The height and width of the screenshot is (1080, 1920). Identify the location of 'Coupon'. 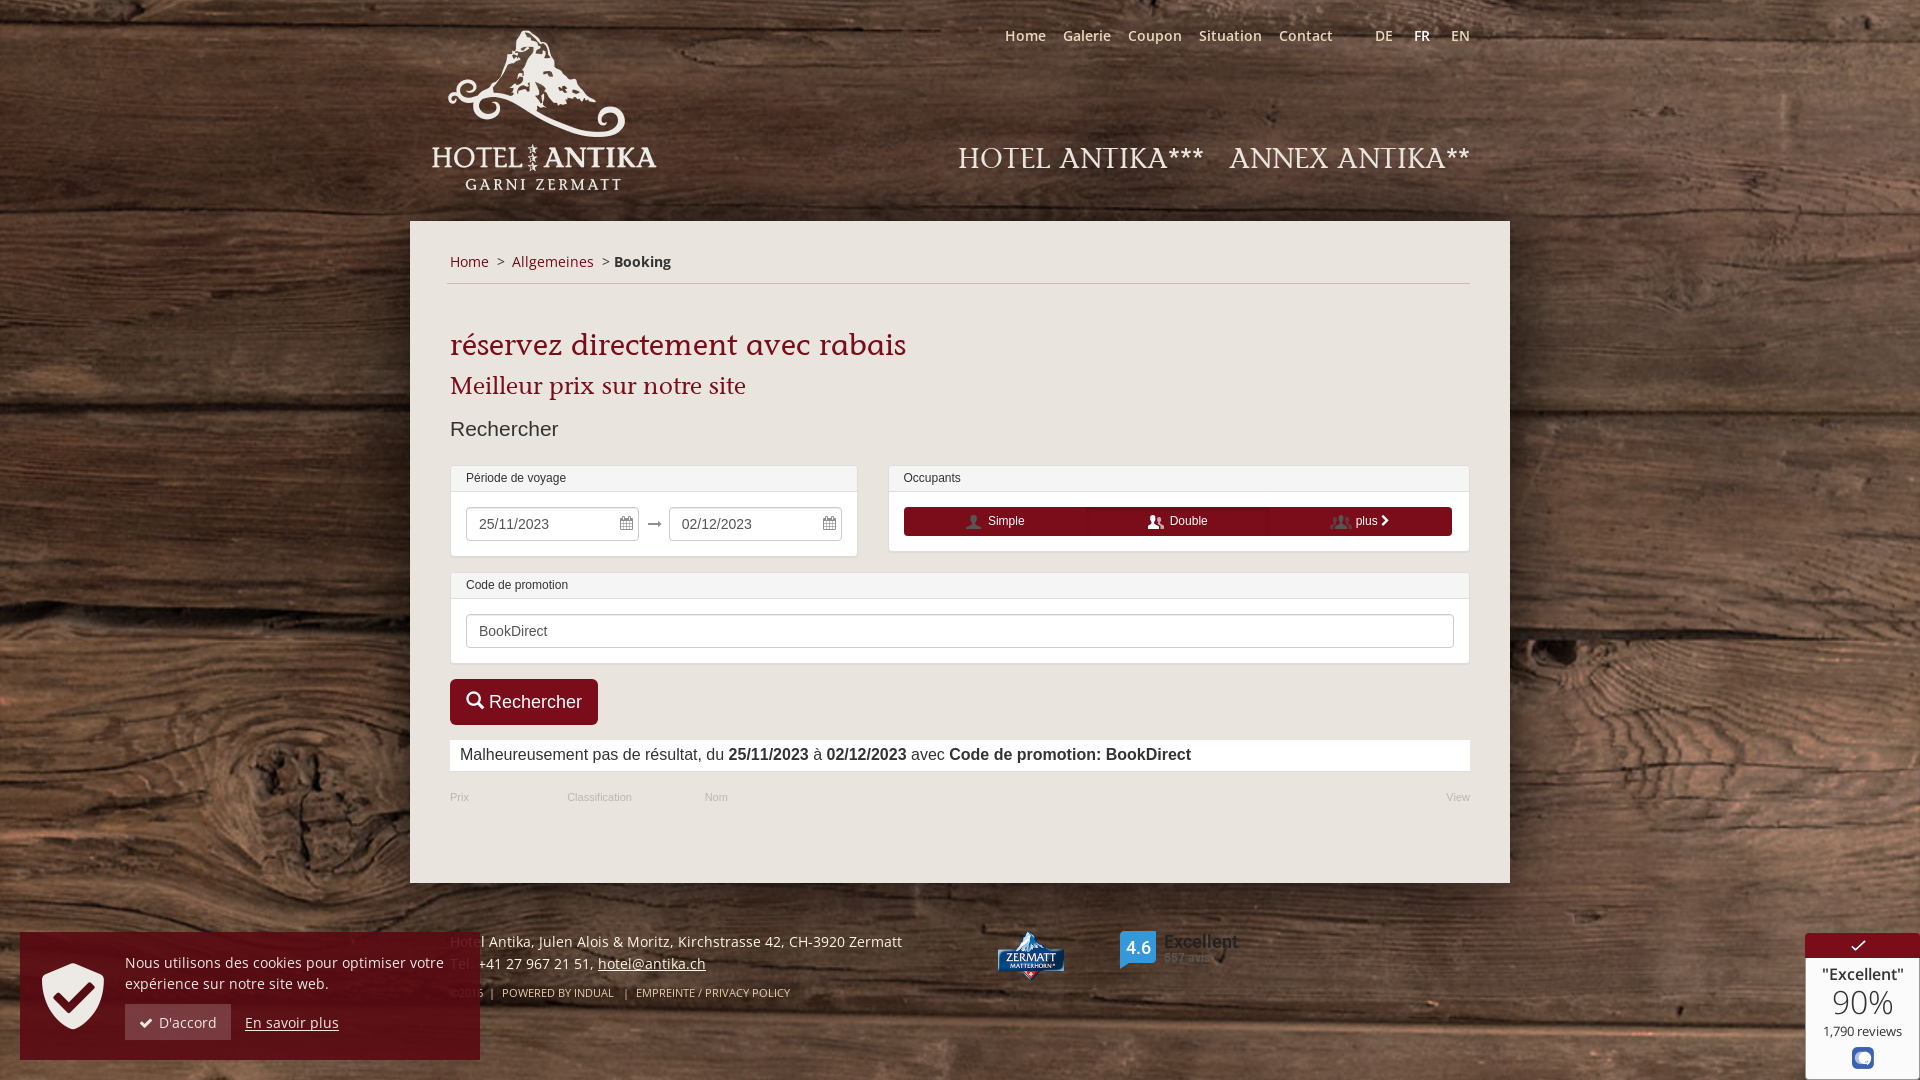
(1146, 35).